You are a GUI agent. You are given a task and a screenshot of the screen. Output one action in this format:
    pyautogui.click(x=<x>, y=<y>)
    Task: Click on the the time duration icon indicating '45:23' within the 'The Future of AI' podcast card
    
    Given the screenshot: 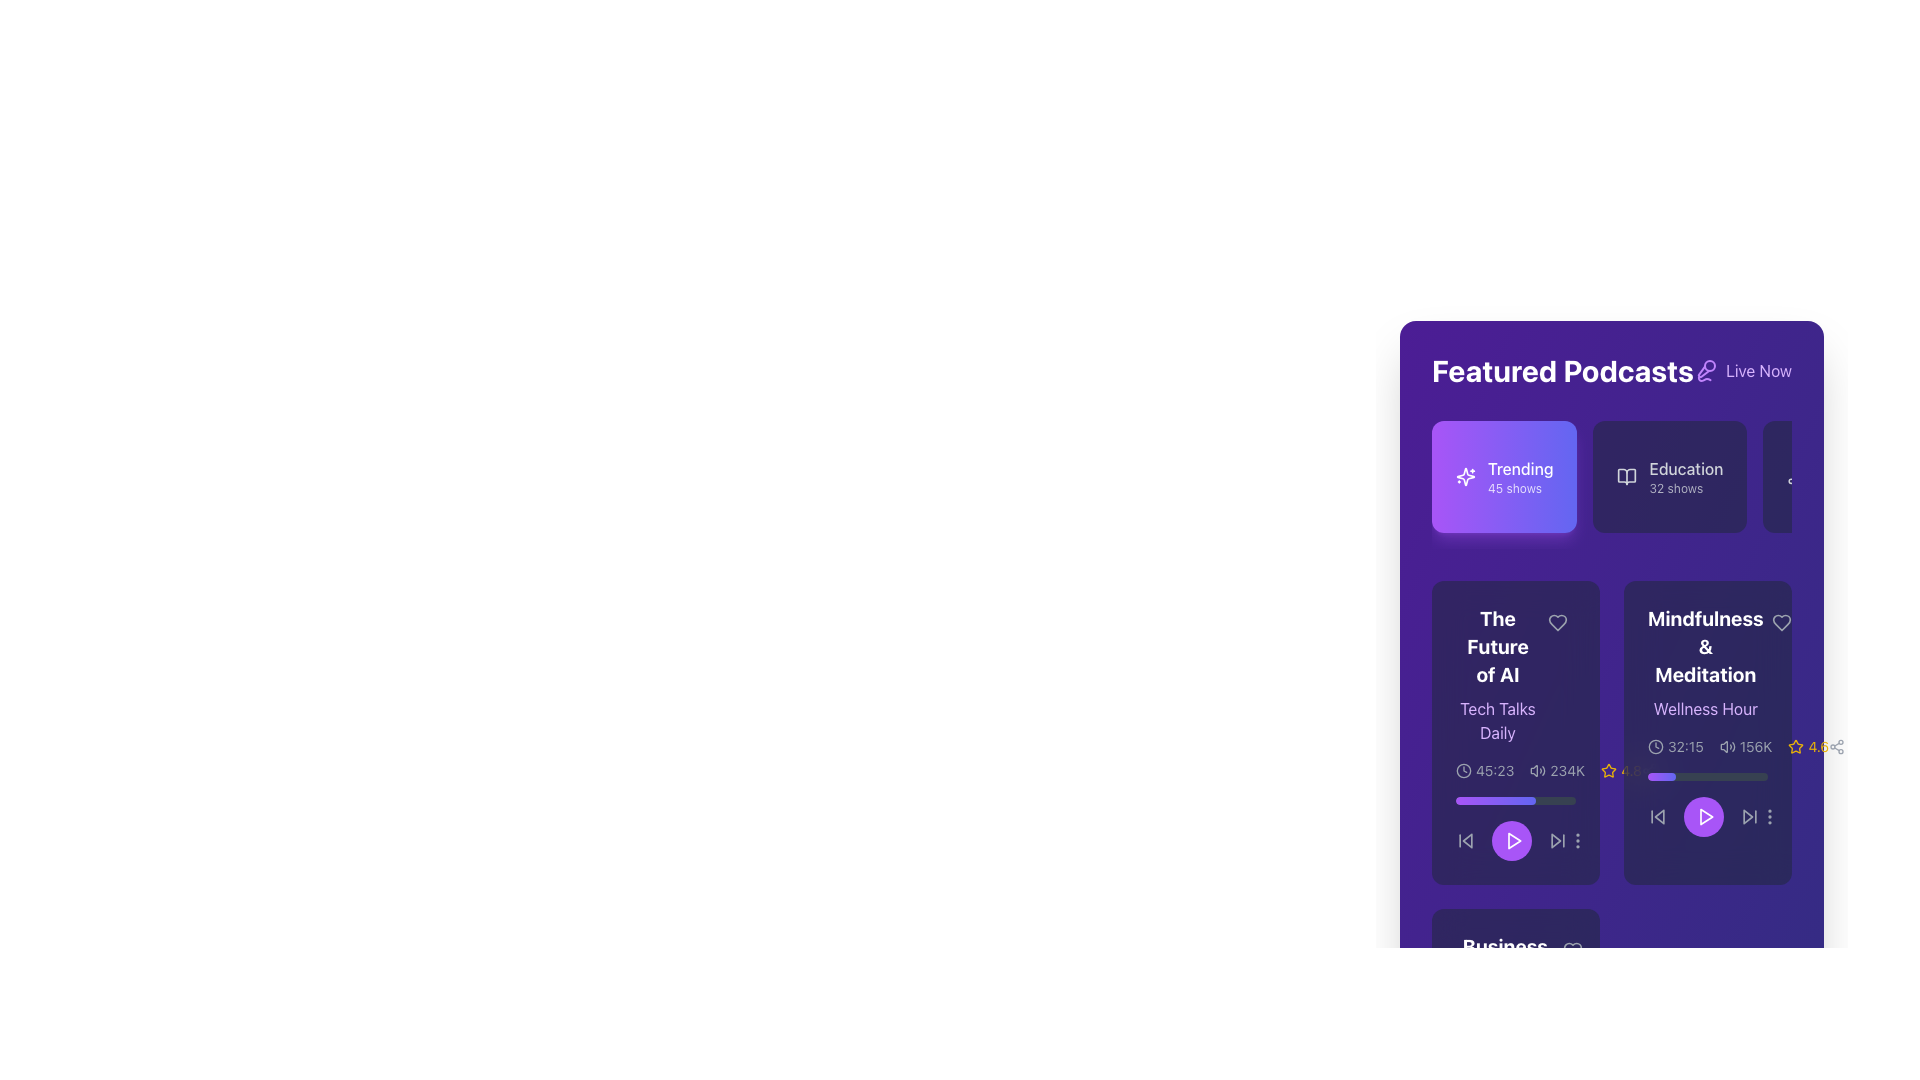 What is the action you would take?
    pyautogui.click(x=1464, y=770)
    